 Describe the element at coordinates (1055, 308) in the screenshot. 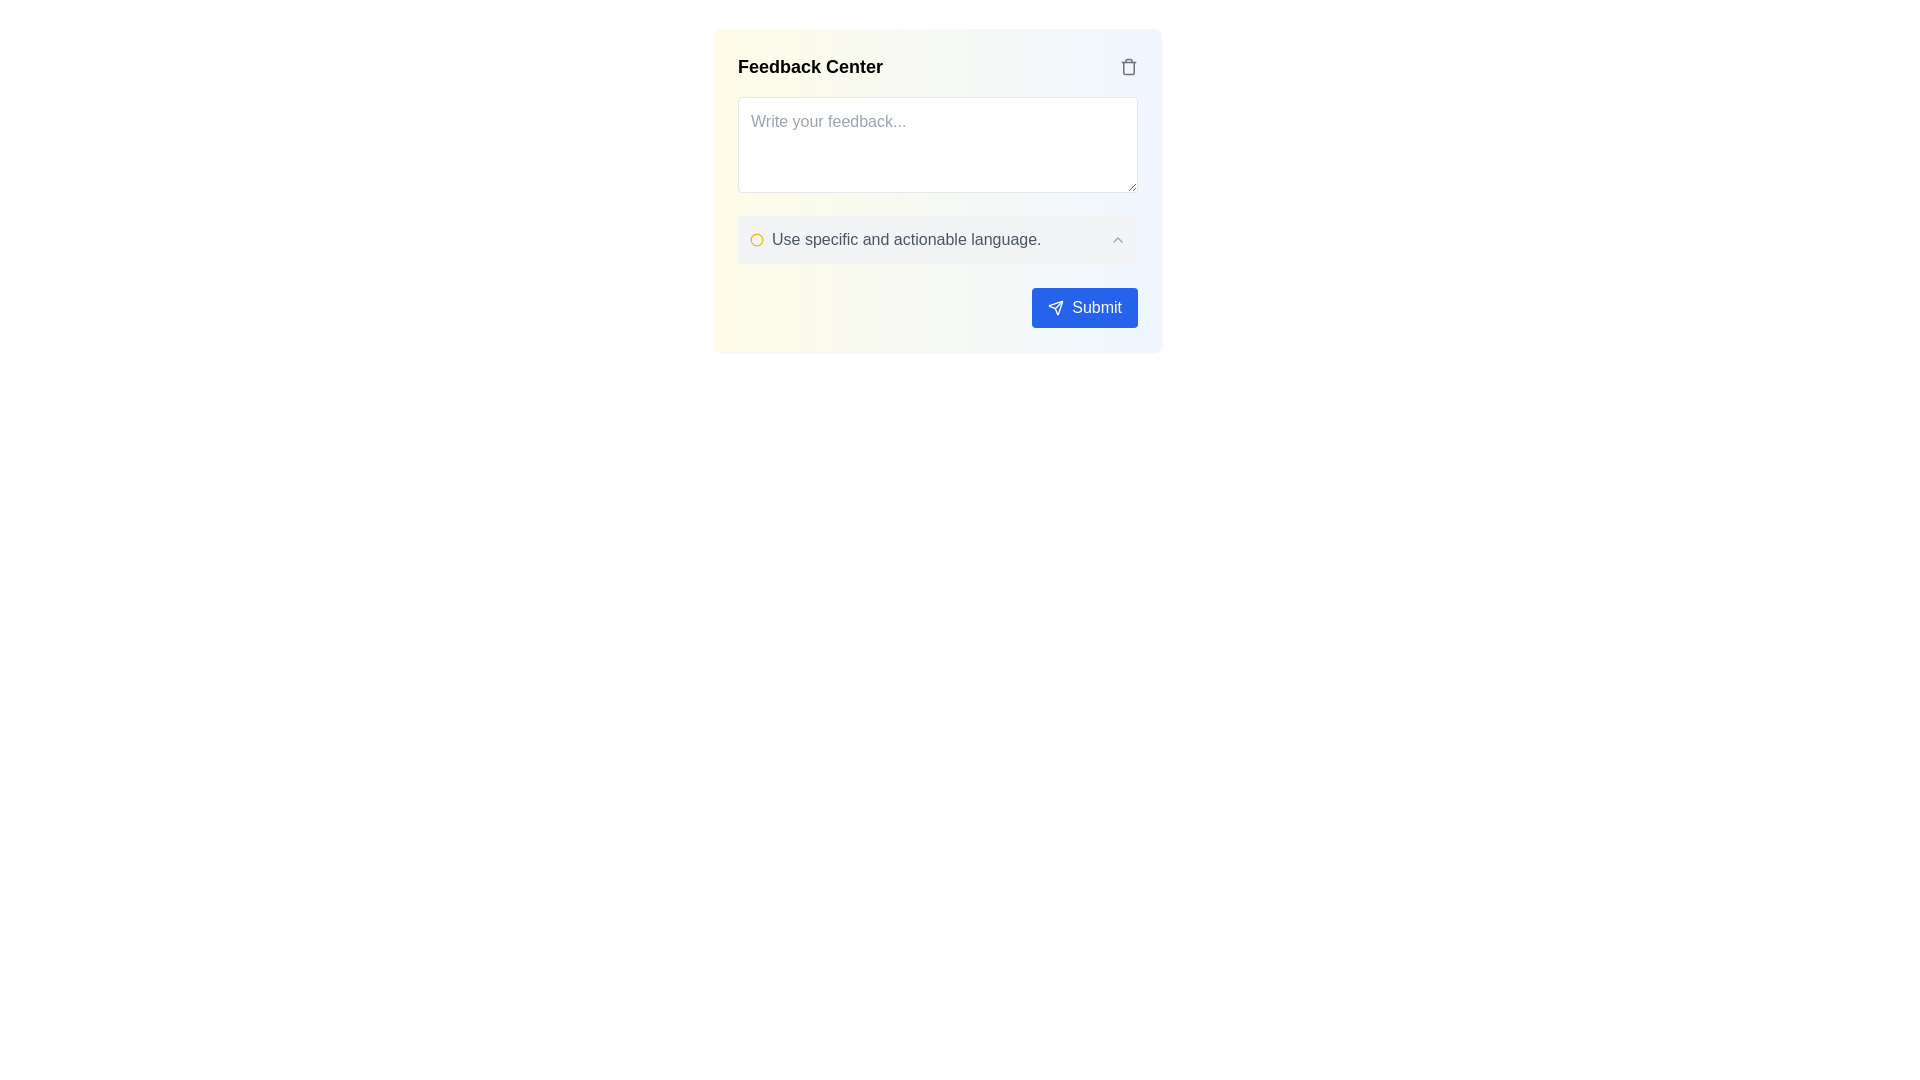

I see `the 'Submit' button located in the lower-right portion of the interface, which includes a decorative SVG icon to the left of the 'Submit' text` at that location.